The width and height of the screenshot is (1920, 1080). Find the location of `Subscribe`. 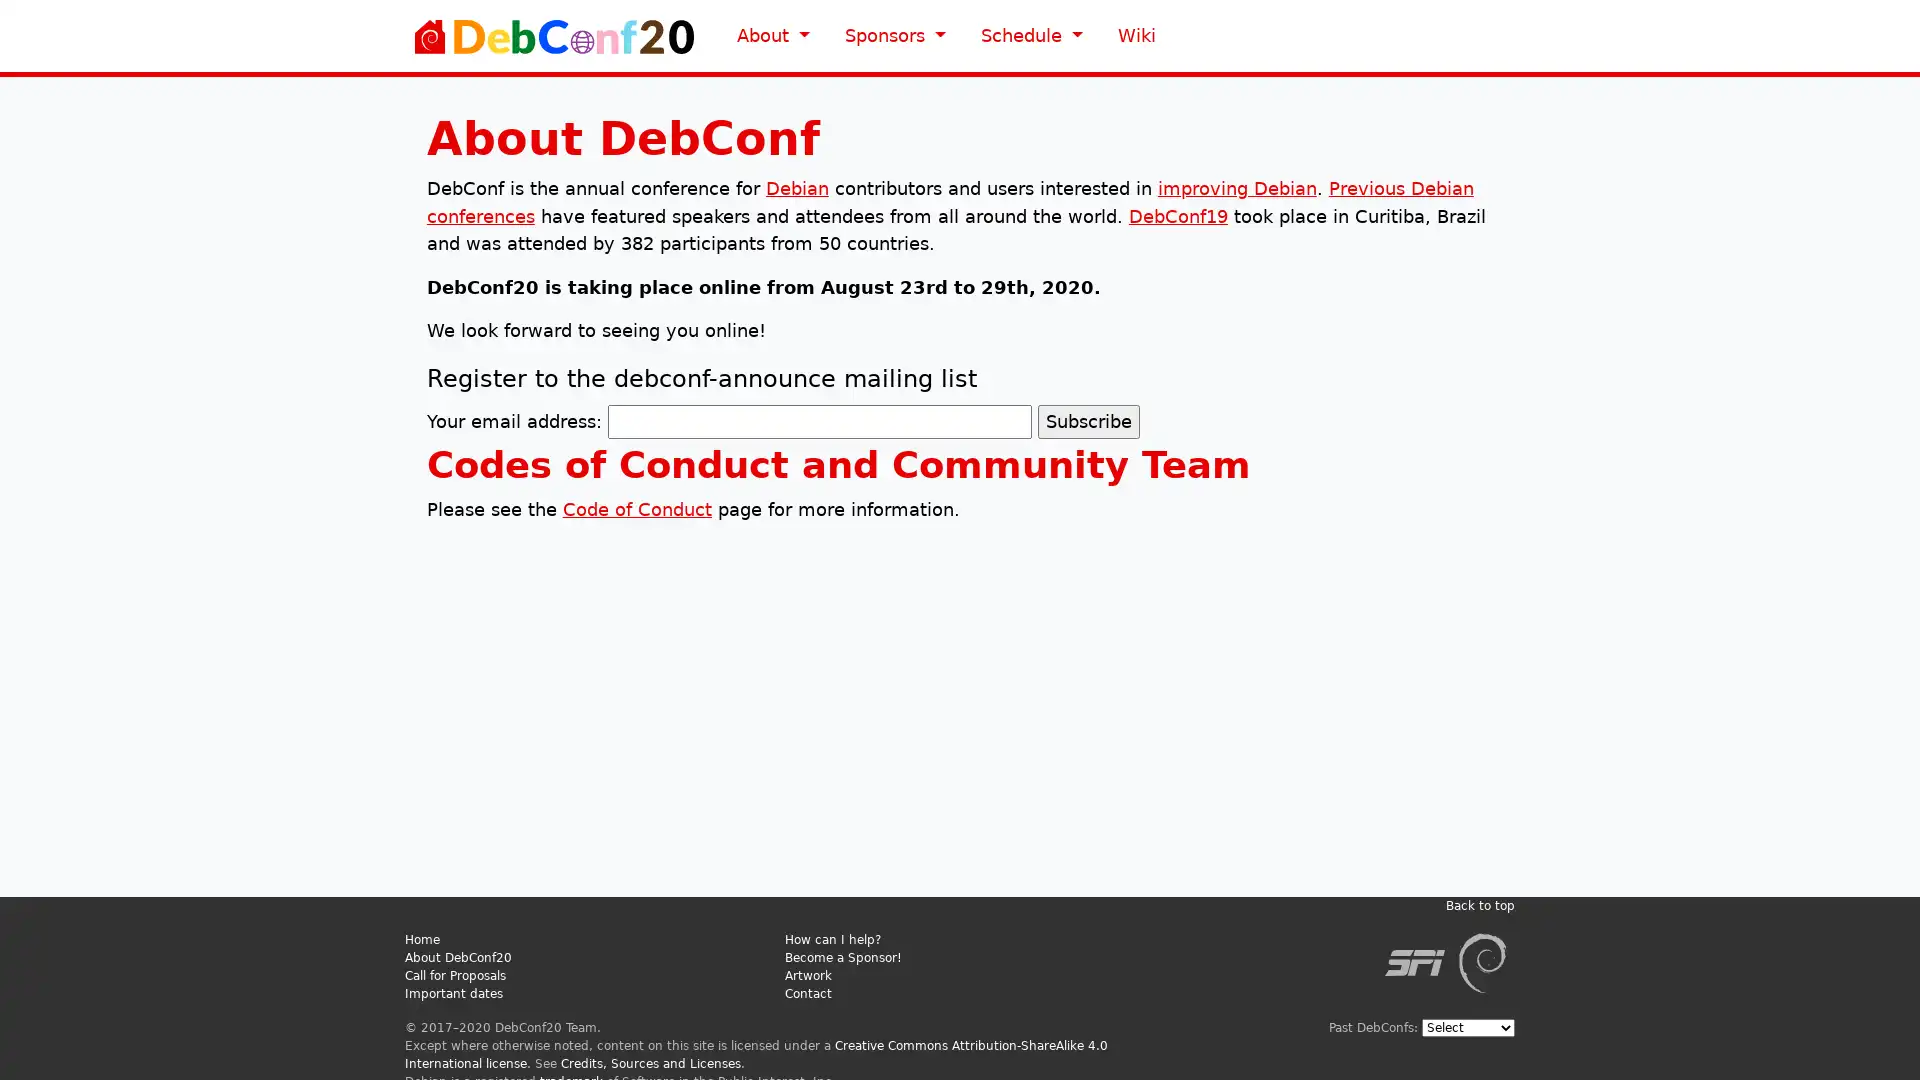

Subscribe is located at coordinates (1087, 420).